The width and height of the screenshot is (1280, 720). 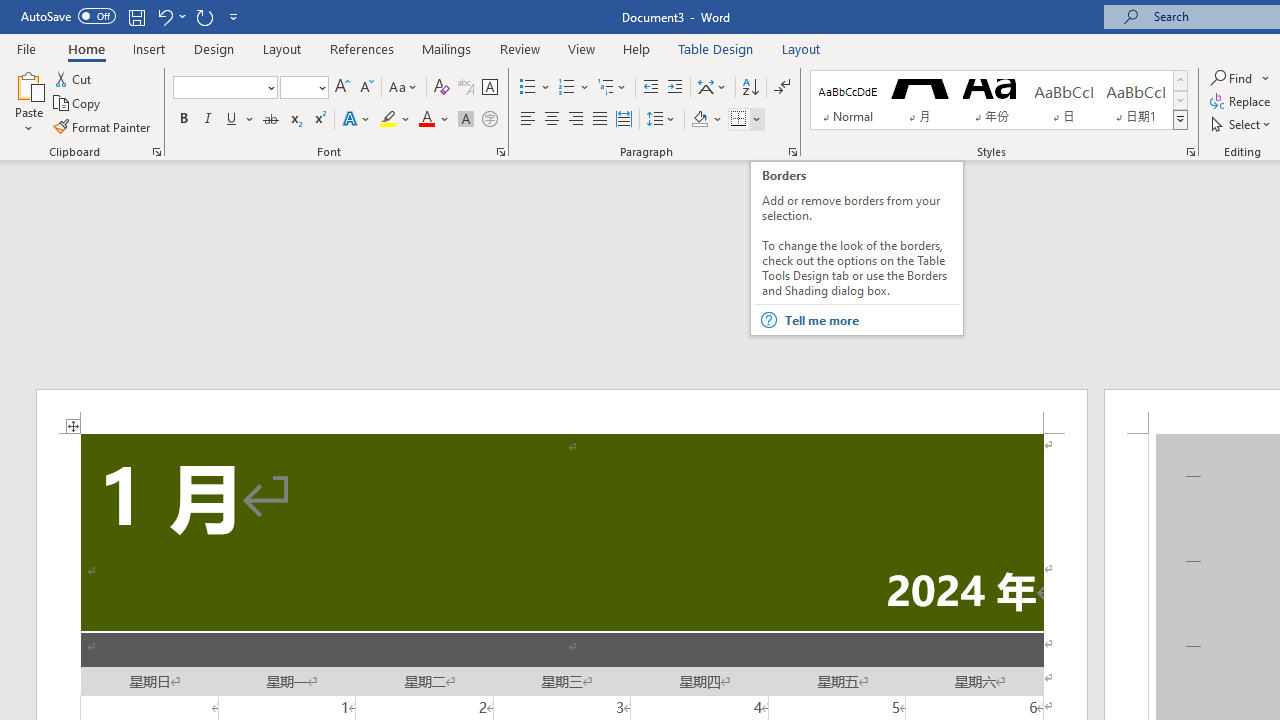 What do you see at coordinates (999, 100) in the screenshot?
I see `'AutomationID: QuickStylesGallery'` at bounding box center [999, 100].